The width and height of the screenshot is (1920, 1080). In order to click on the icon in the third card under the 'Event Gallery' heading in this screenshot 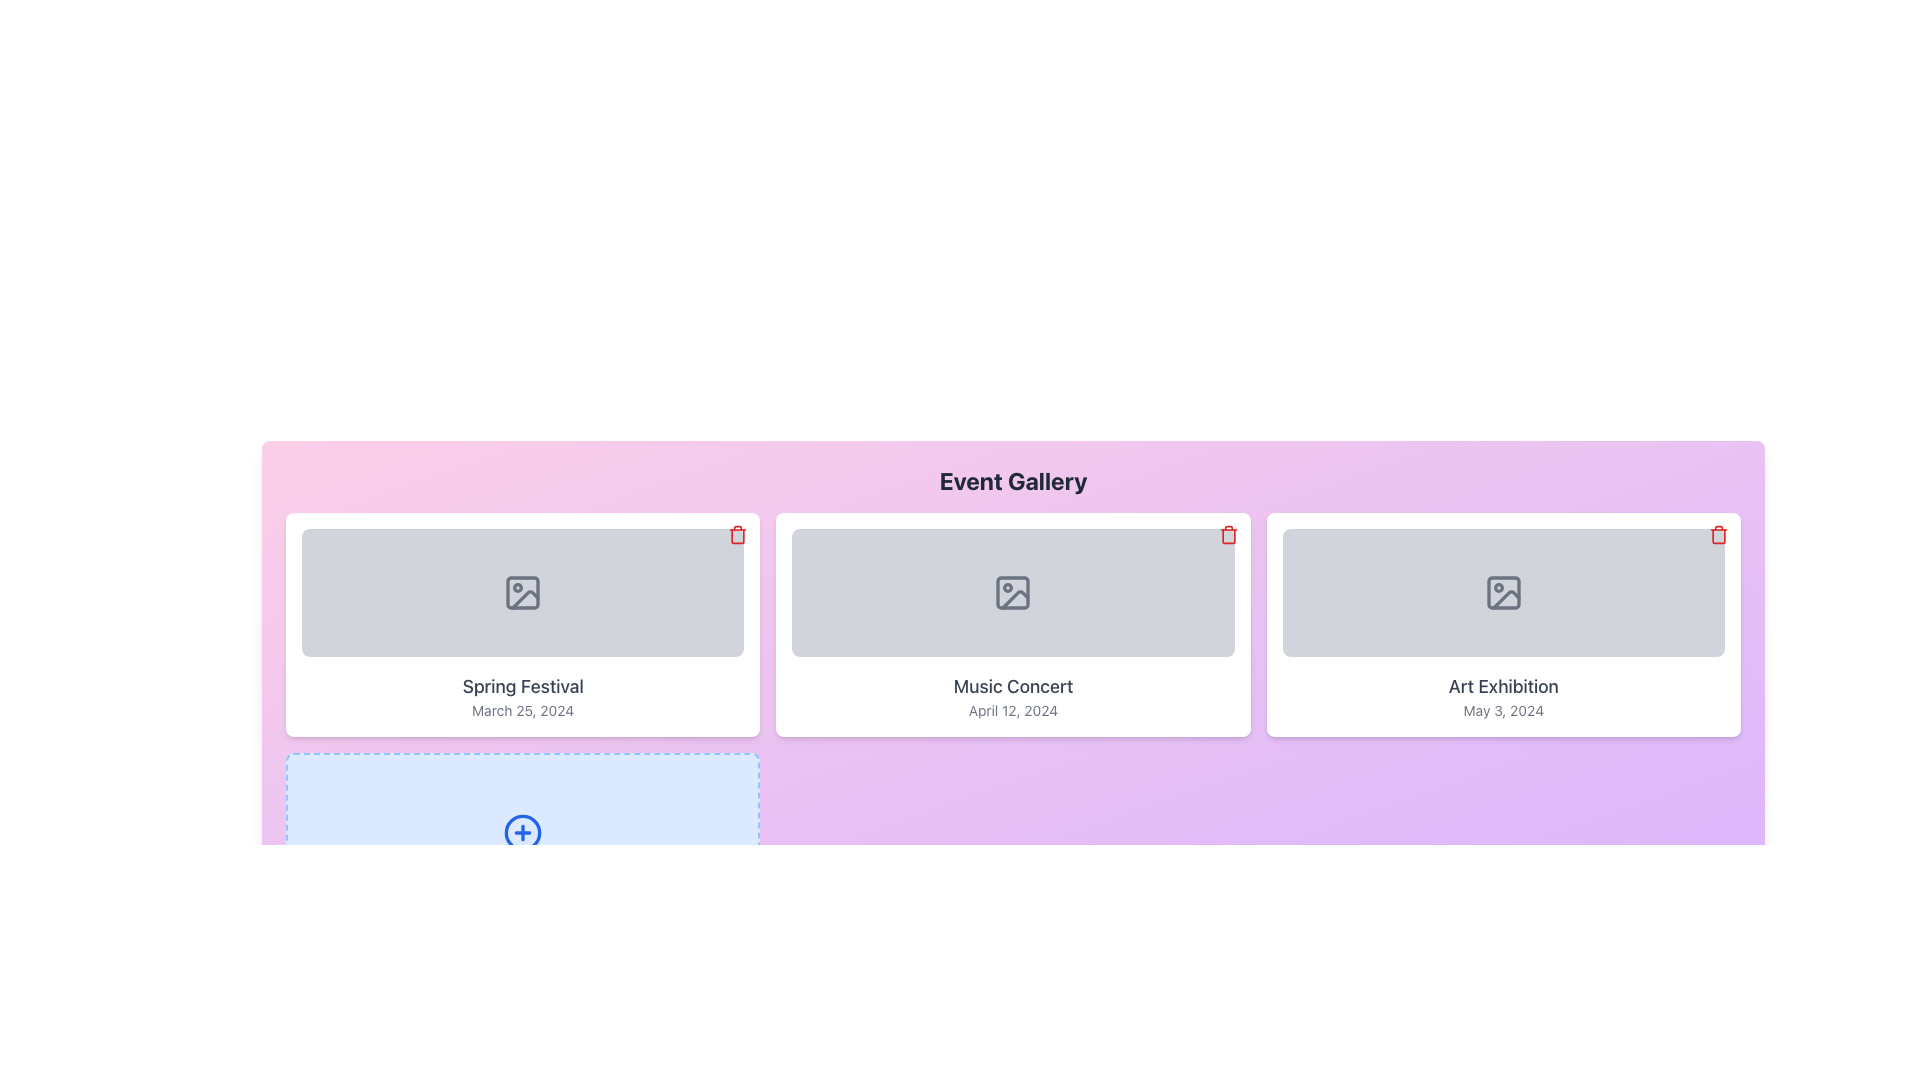, I will do `click(1503, 592)`.